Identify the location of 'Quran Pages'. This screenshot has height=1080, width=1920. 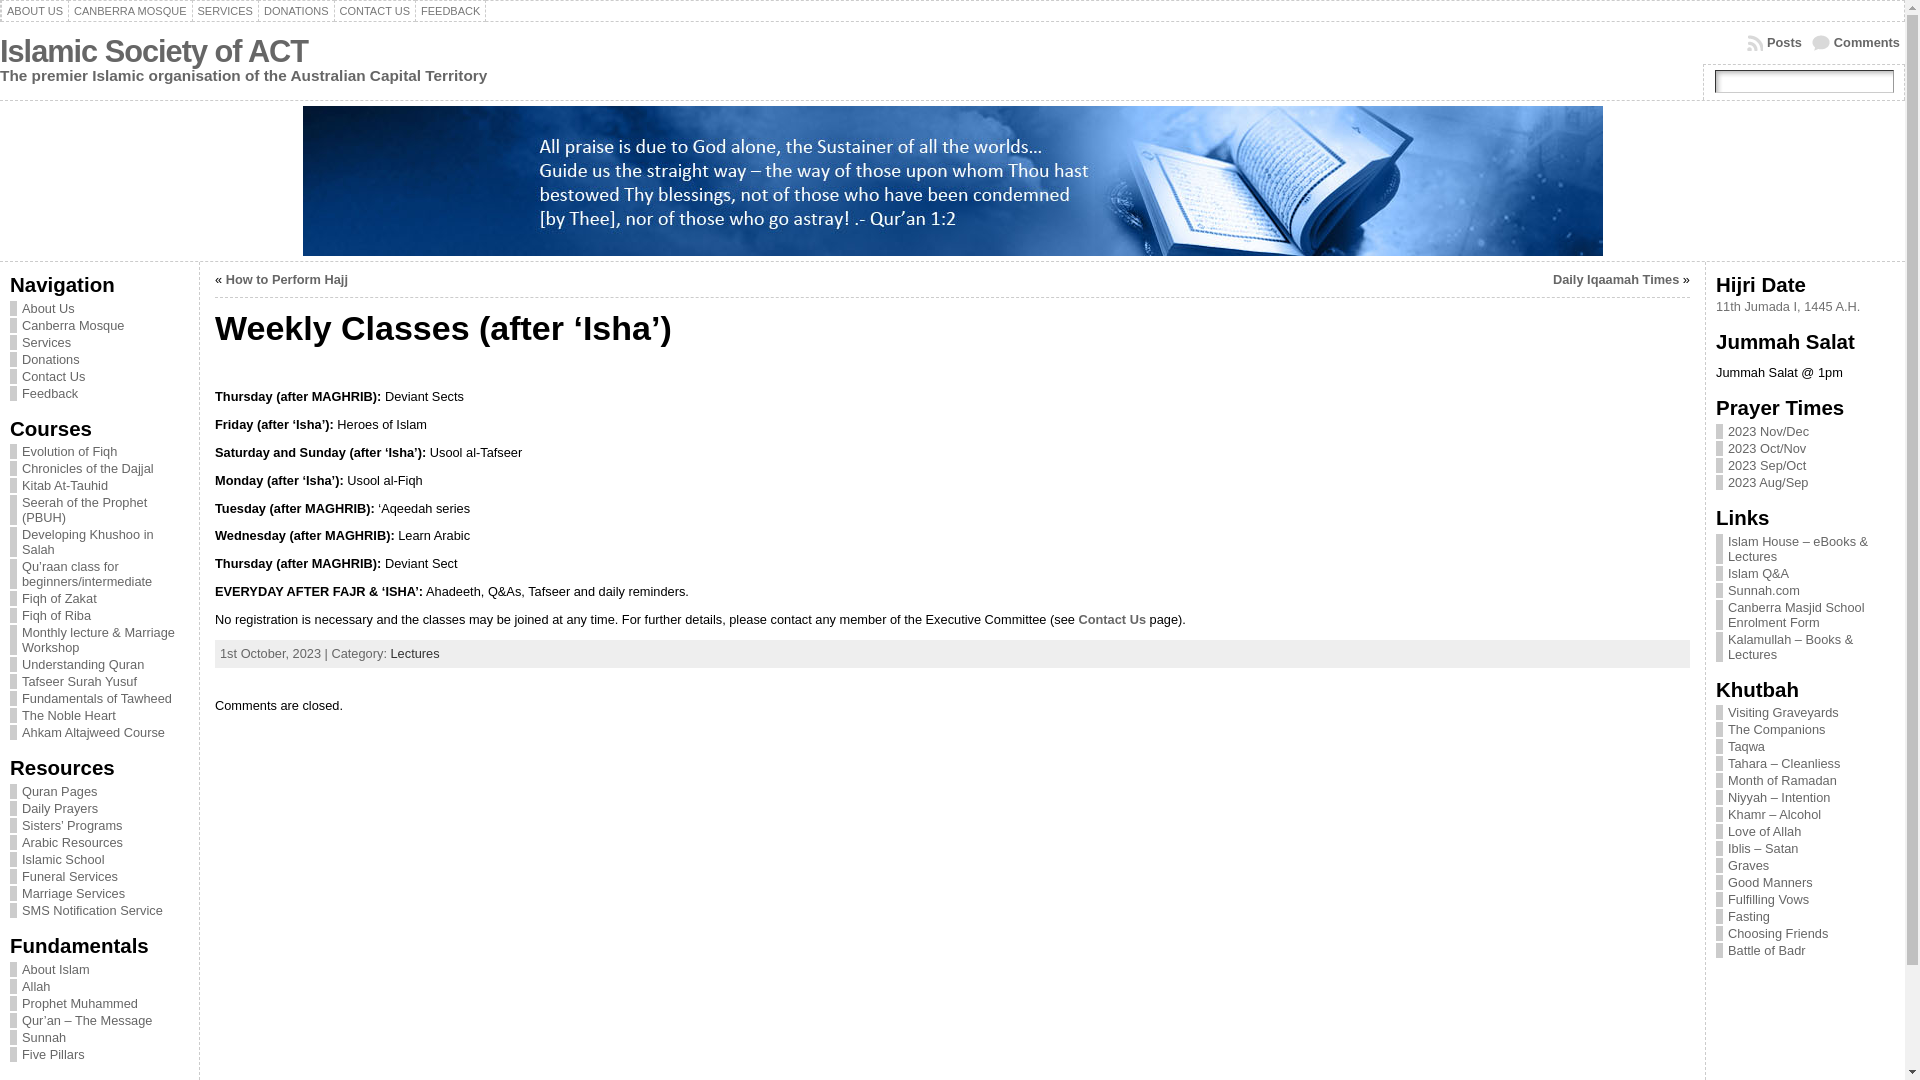
(9, 790).